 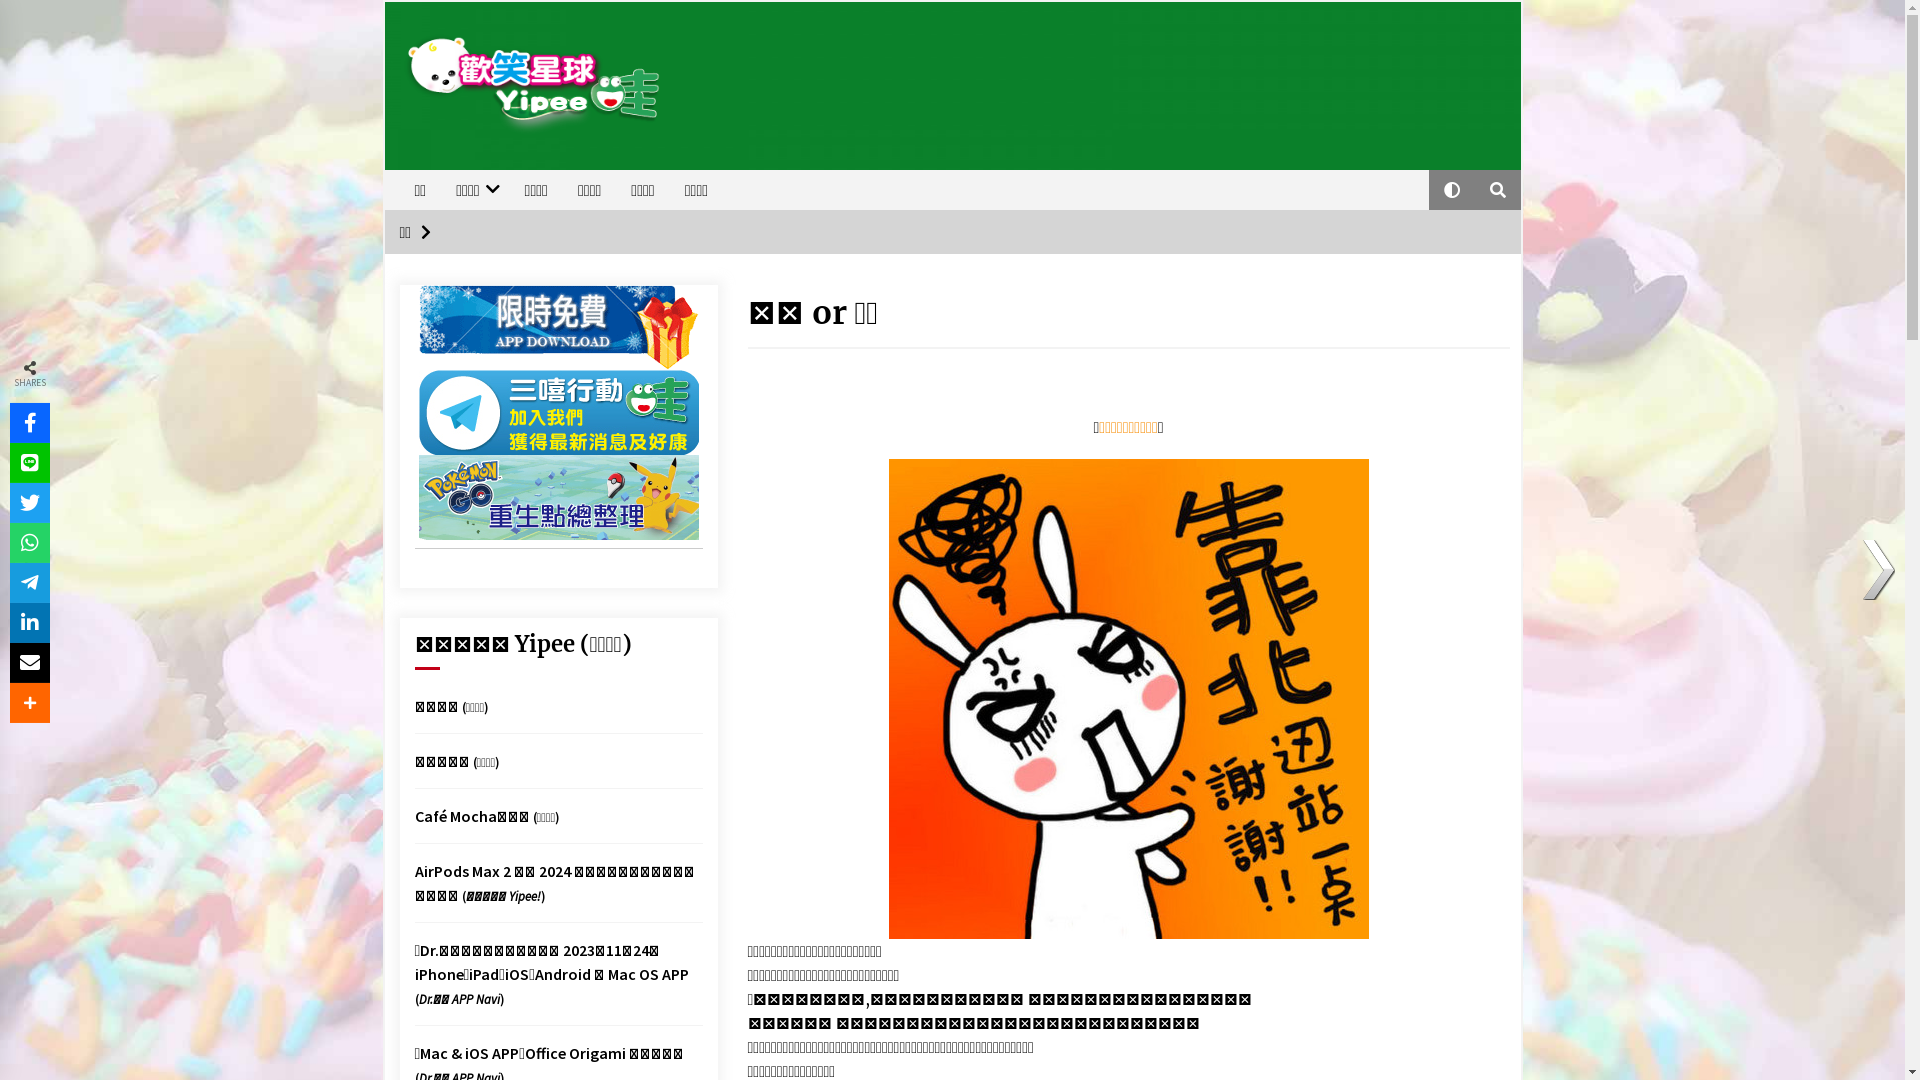 What do you see at coordinates (9, 622) in the screenshot?
I see `'Add this to LinkedIn'` at bounding box center [9, 622].